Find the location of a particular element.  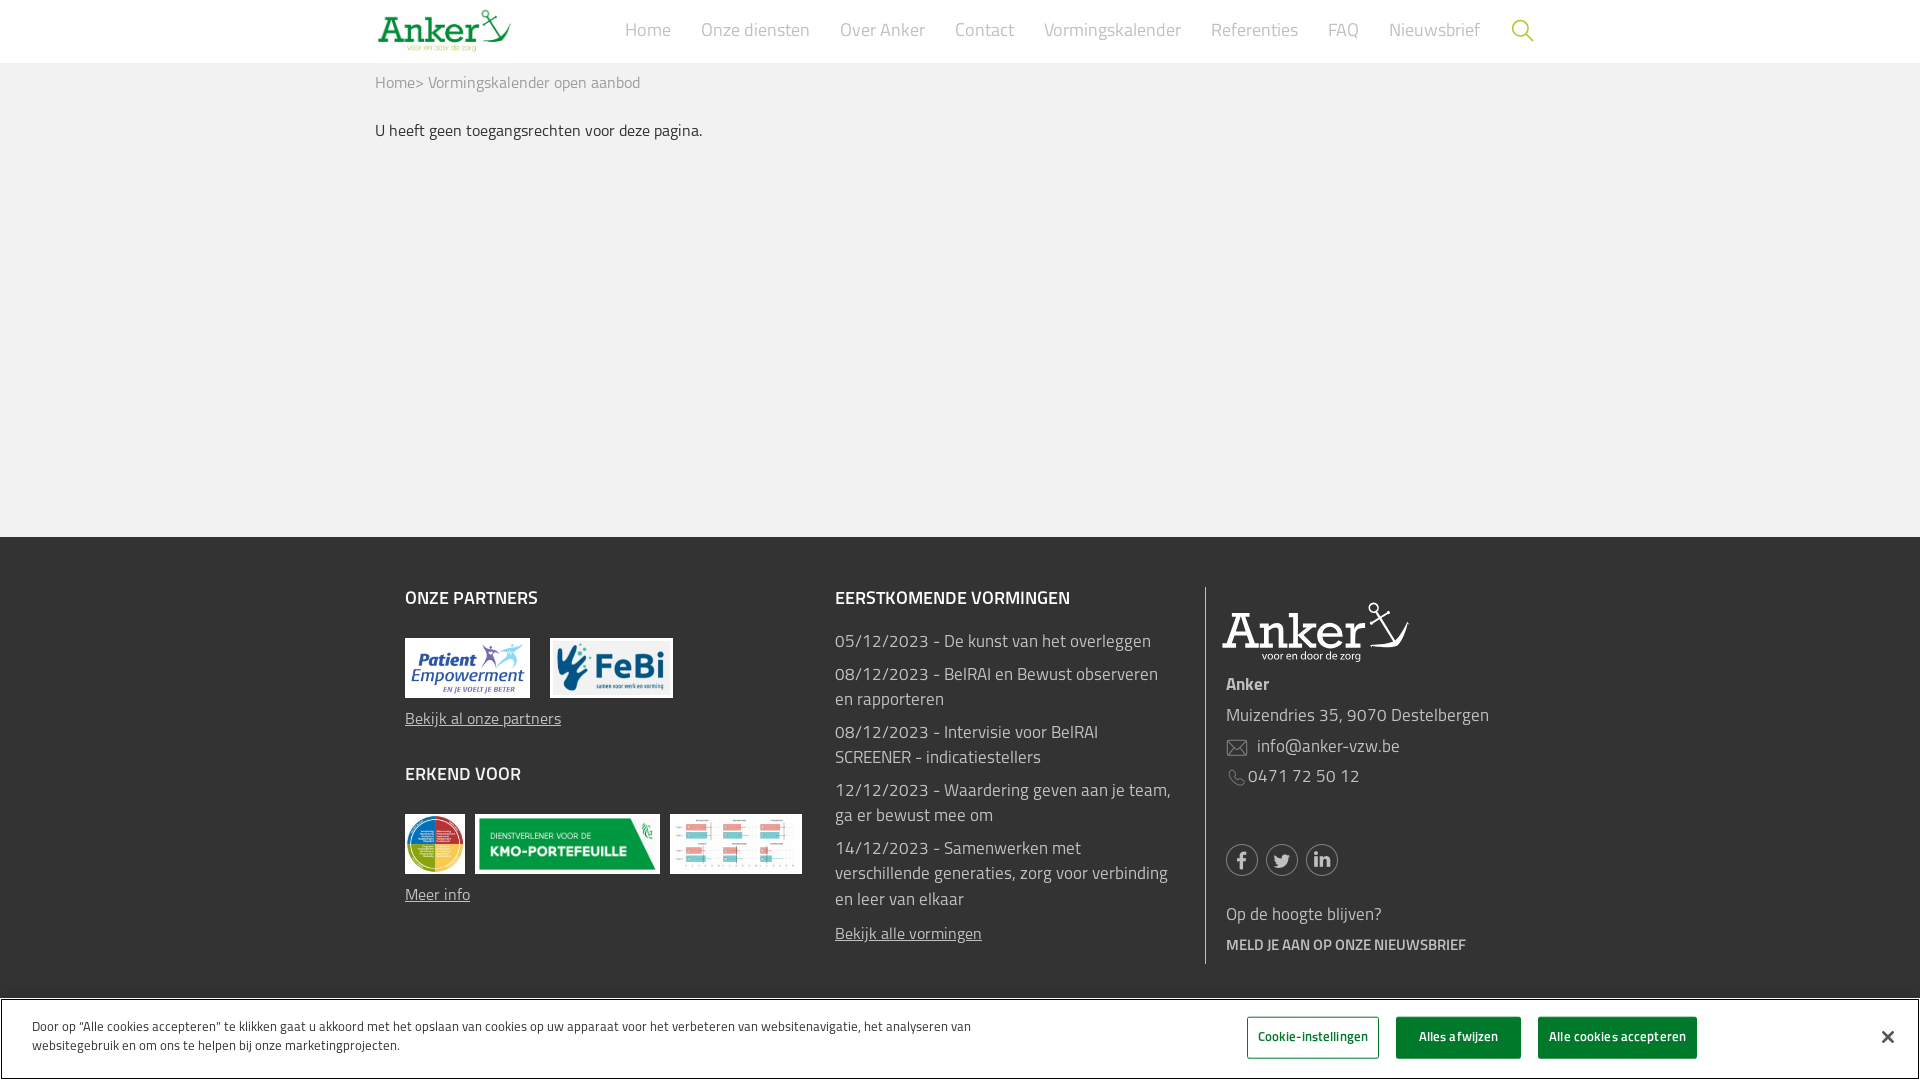

'Vormingskalender open aanbod' is located at coordinates (533, 83).